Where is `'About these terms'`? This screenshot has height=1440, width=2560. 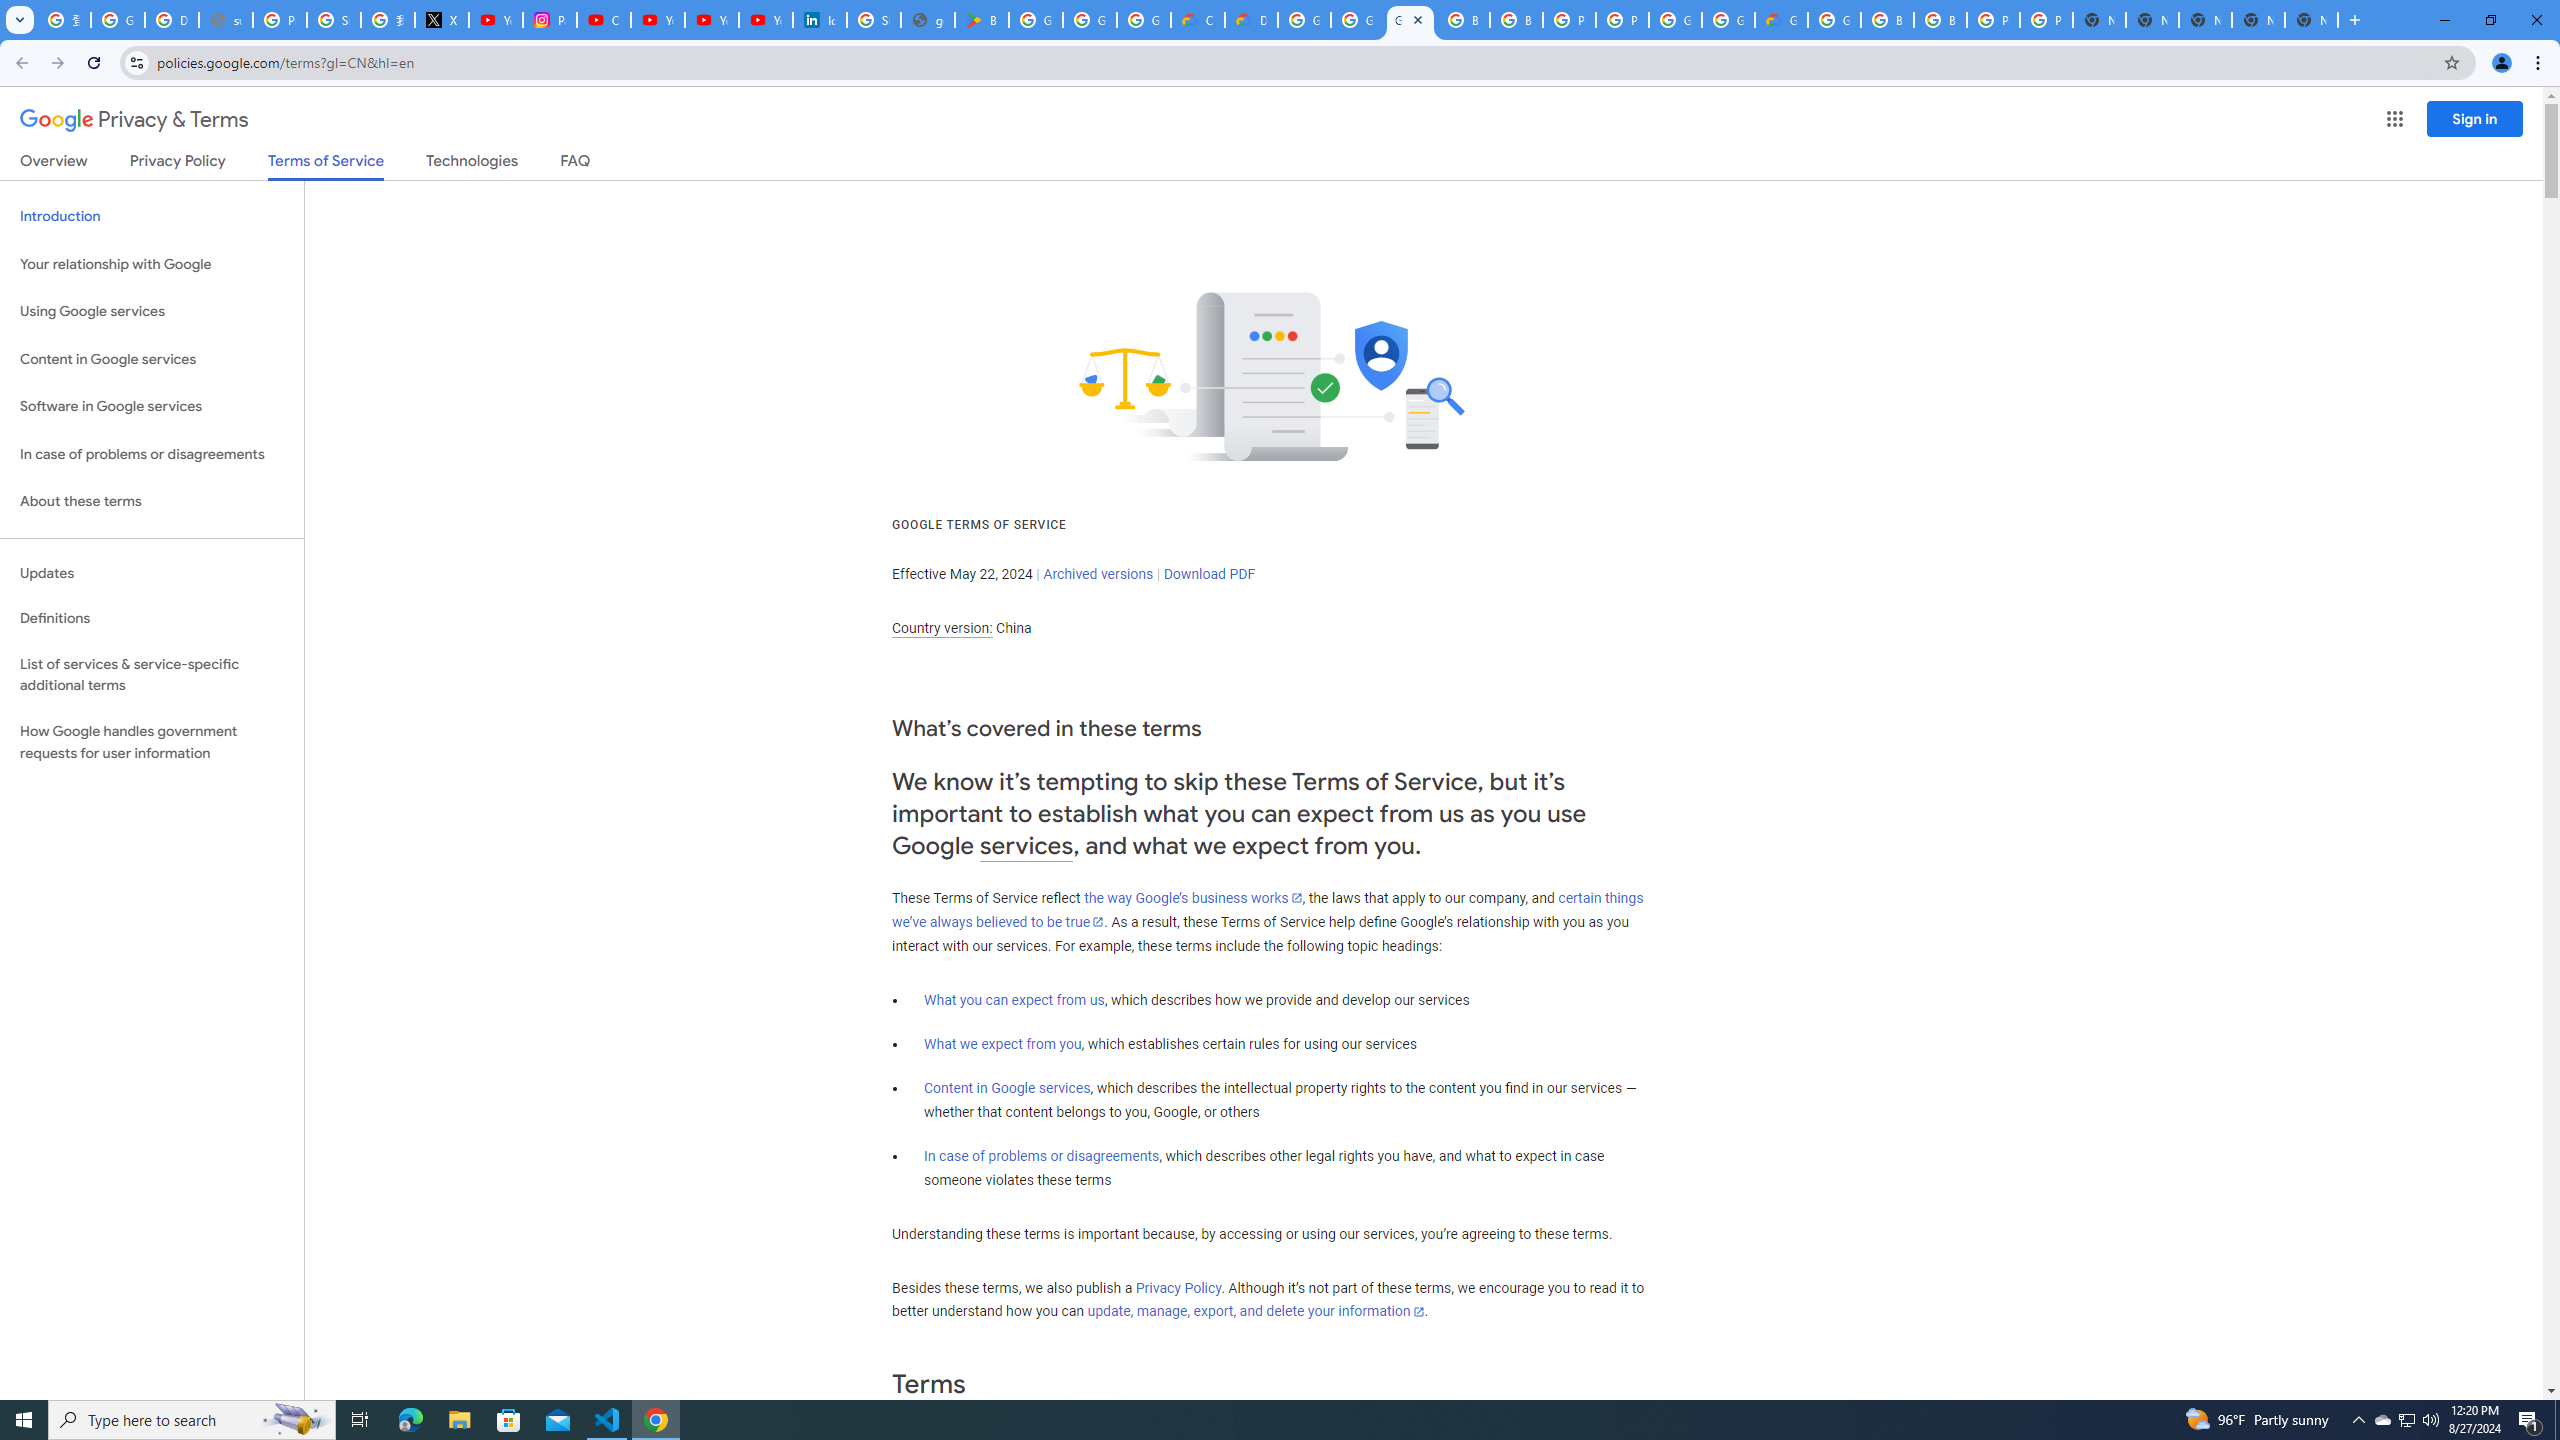
'About these terms' is located at coordinates (151, 501).